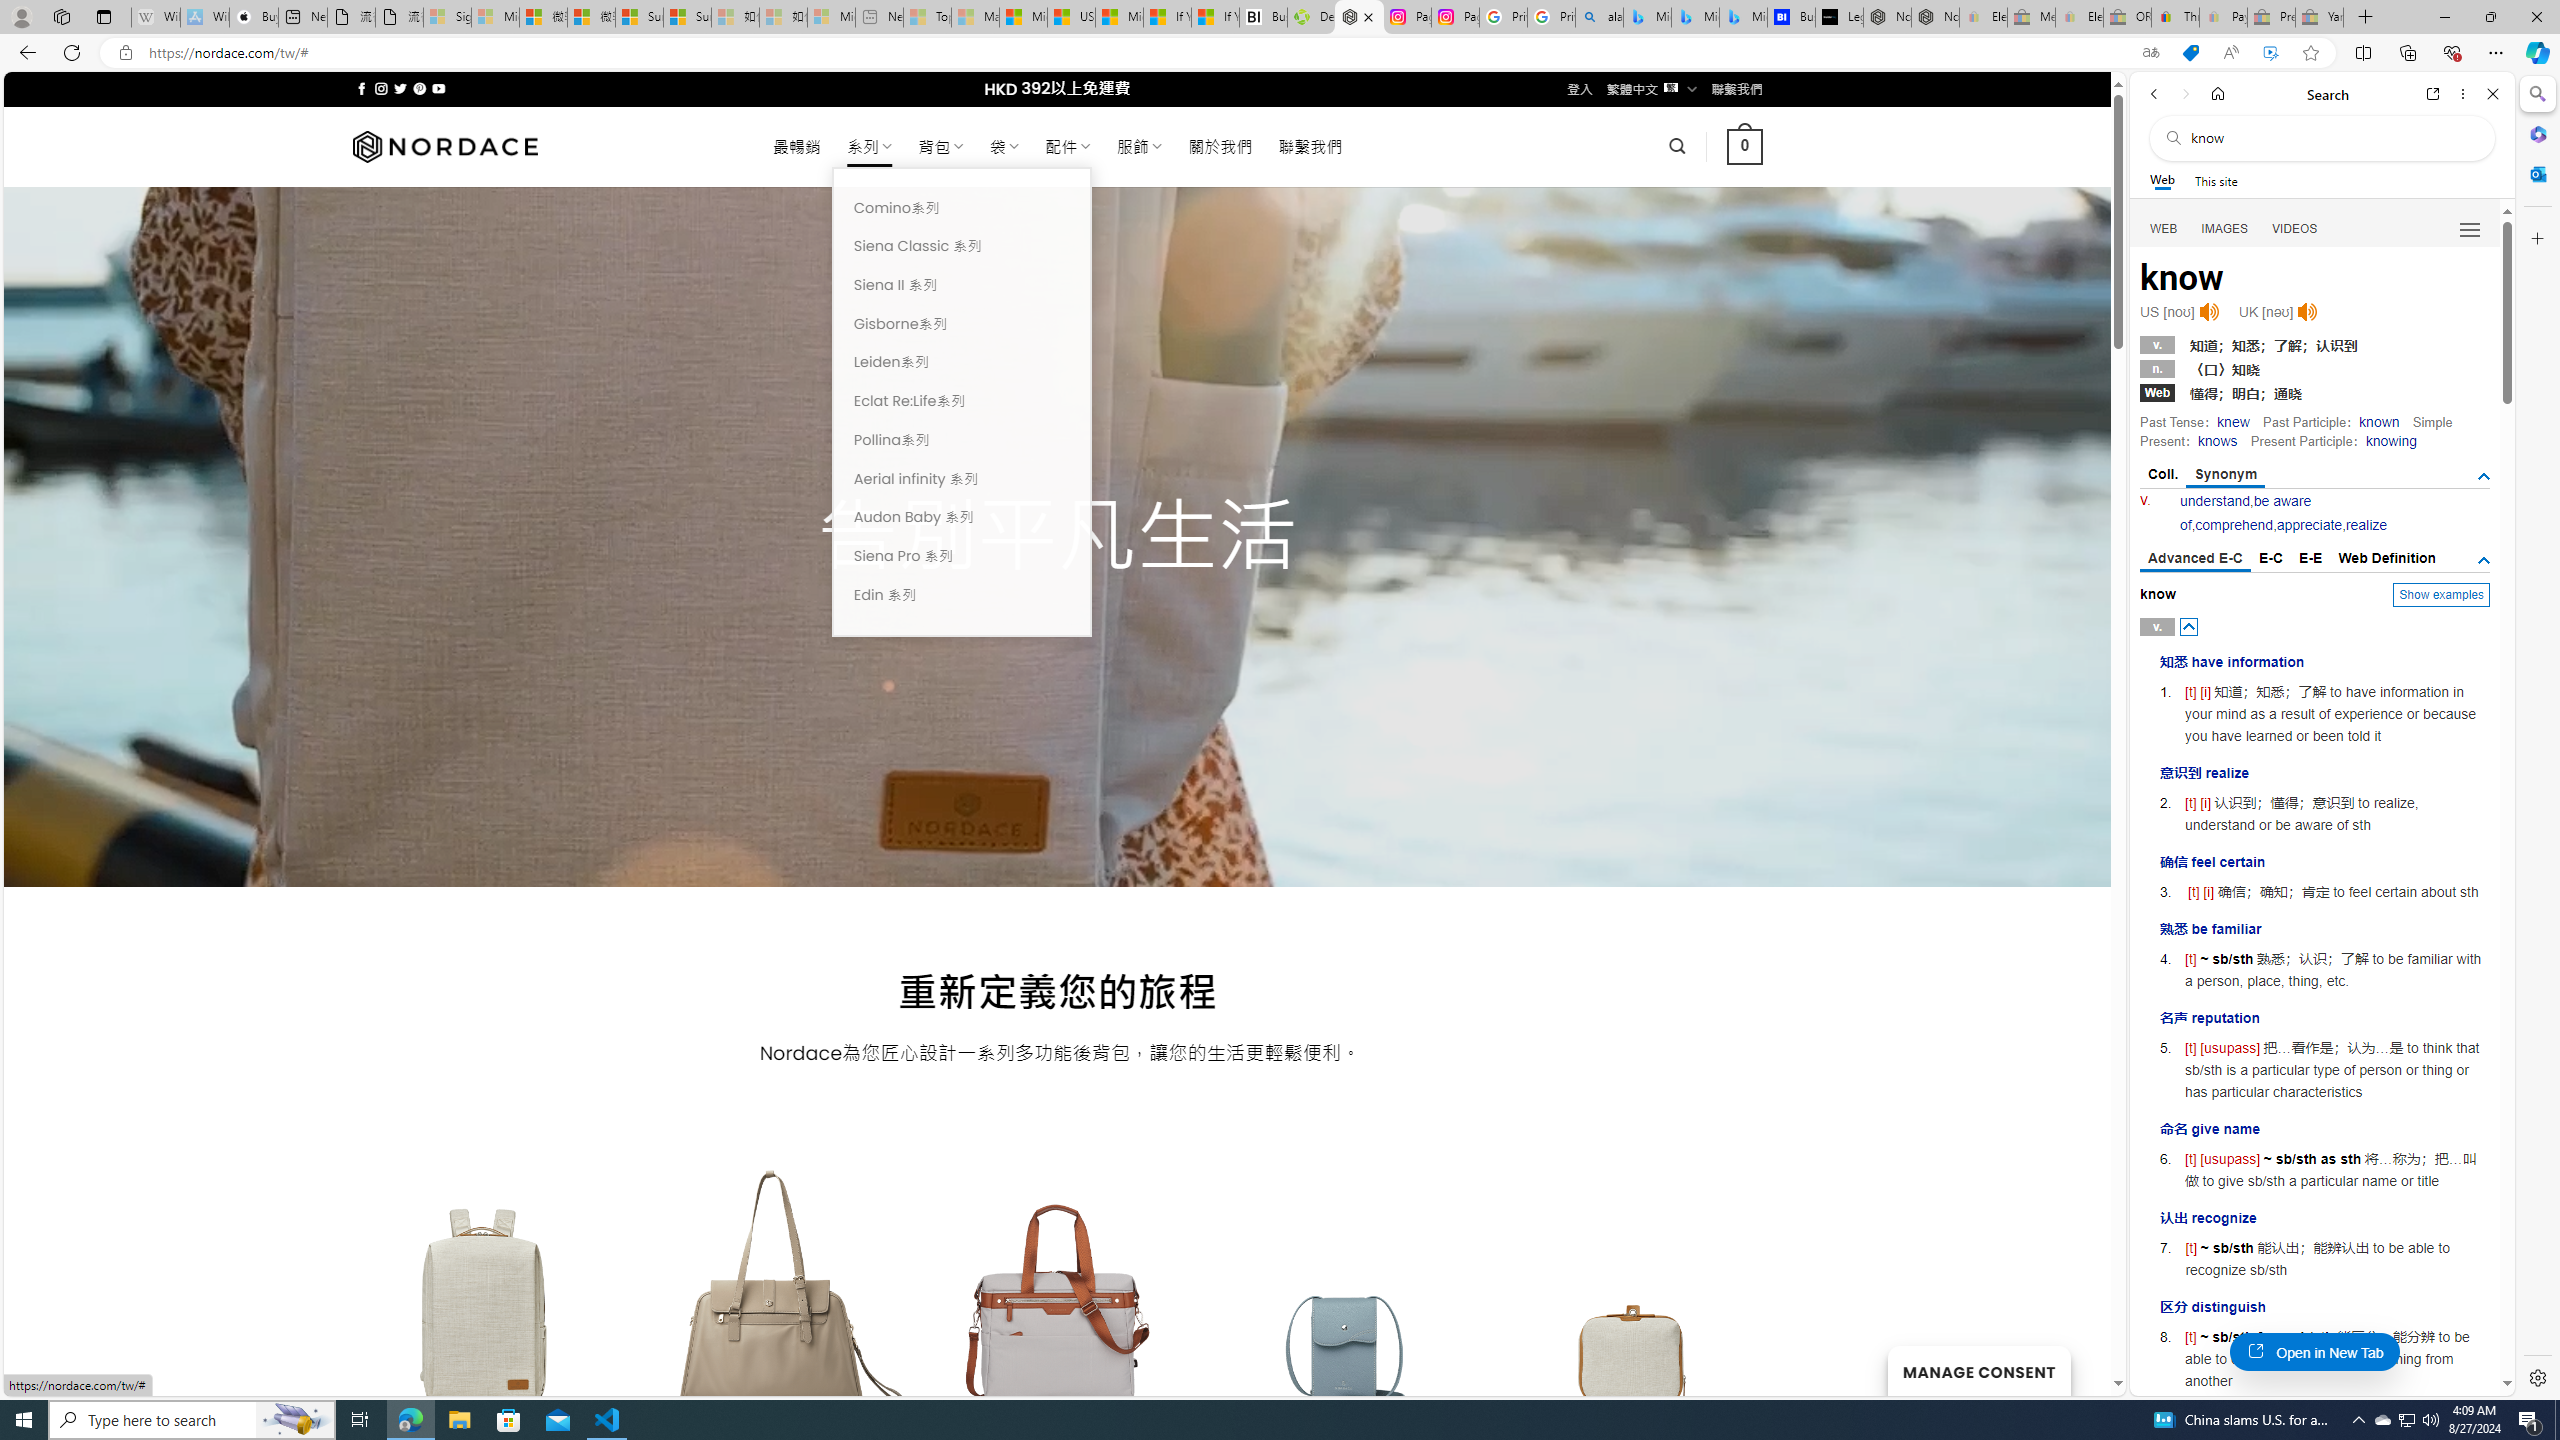  I want to click on 'Descarga Driver Updater', so click(1312, 16).